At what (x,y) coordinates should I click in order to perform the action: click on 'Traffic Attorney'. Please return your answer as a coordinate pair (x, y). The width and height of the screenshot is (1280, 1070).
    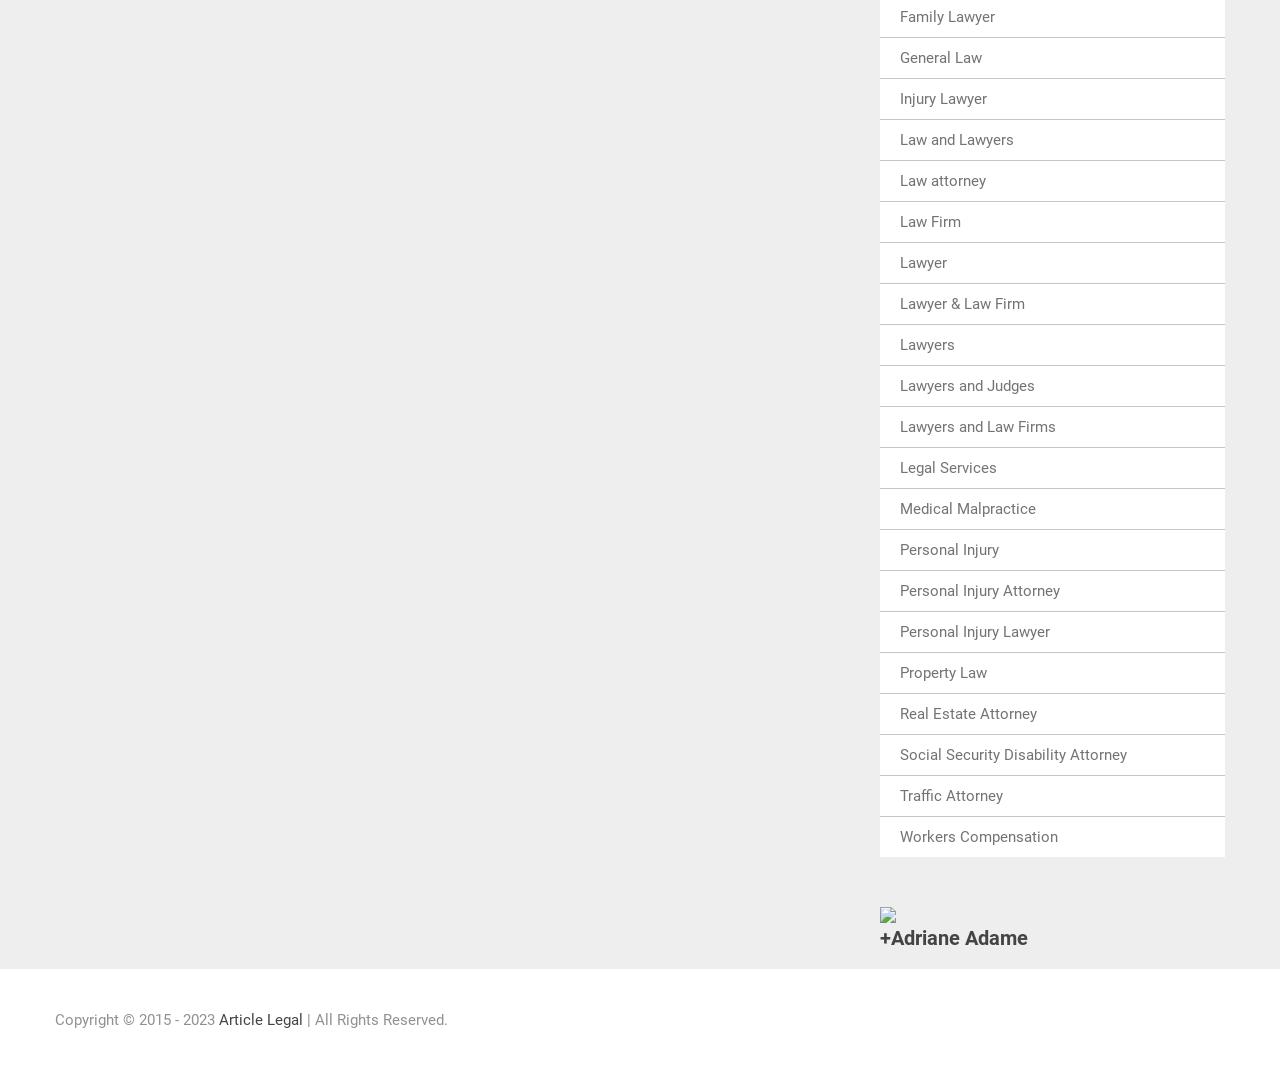
    Looking at the image, I should click on (950, 794).